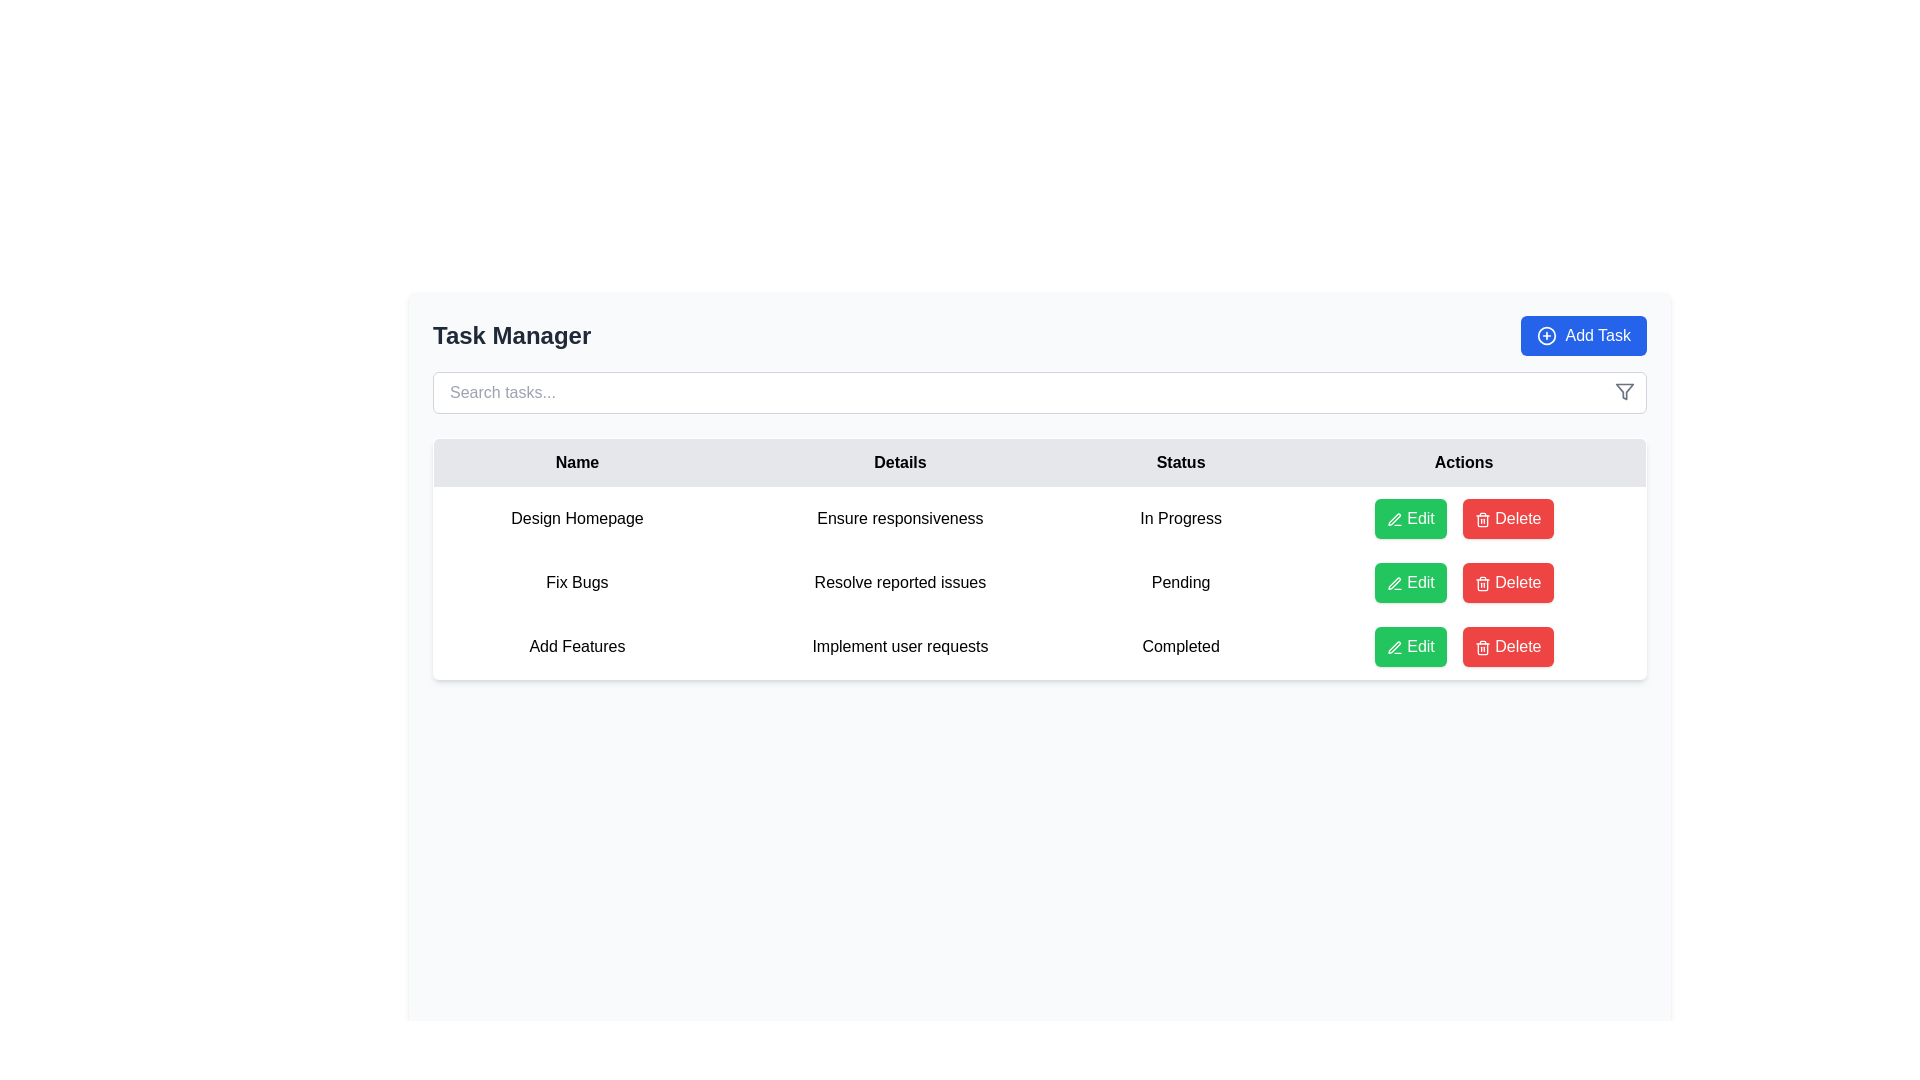 The width and height of the screenshot is (1920, 1080). What do you see at coordinates (1507, 582) in the screenshot?
I see `the red 'Delete' button with white text and a trash can icon in the 'Actions' column of the table under the 'Fix Bugs' task to initiate the deletion process` at bounding box center [1507, 582].